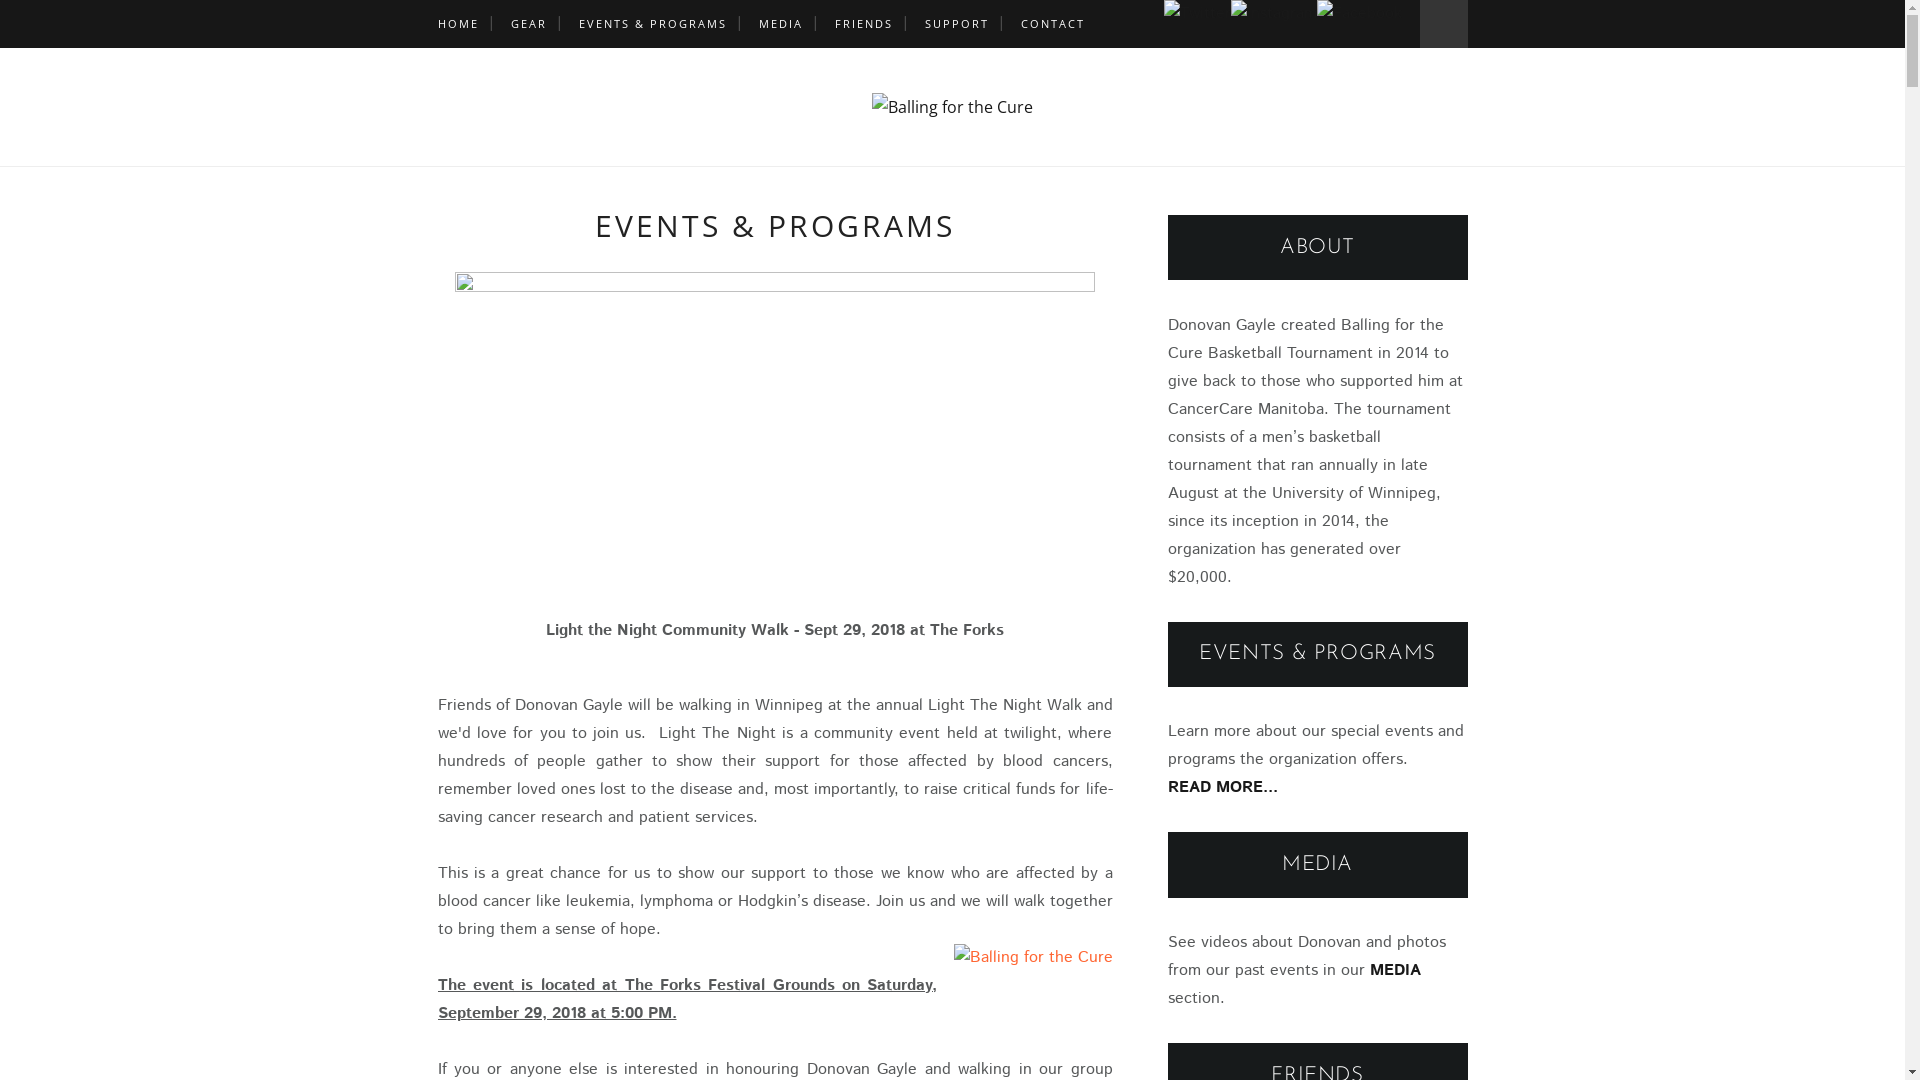 The image size is (1920, 1080). What do you see at coordinates (1197, 14) in the screenshot?
I see `'Twitter'` at bounding box center [1197, 14].